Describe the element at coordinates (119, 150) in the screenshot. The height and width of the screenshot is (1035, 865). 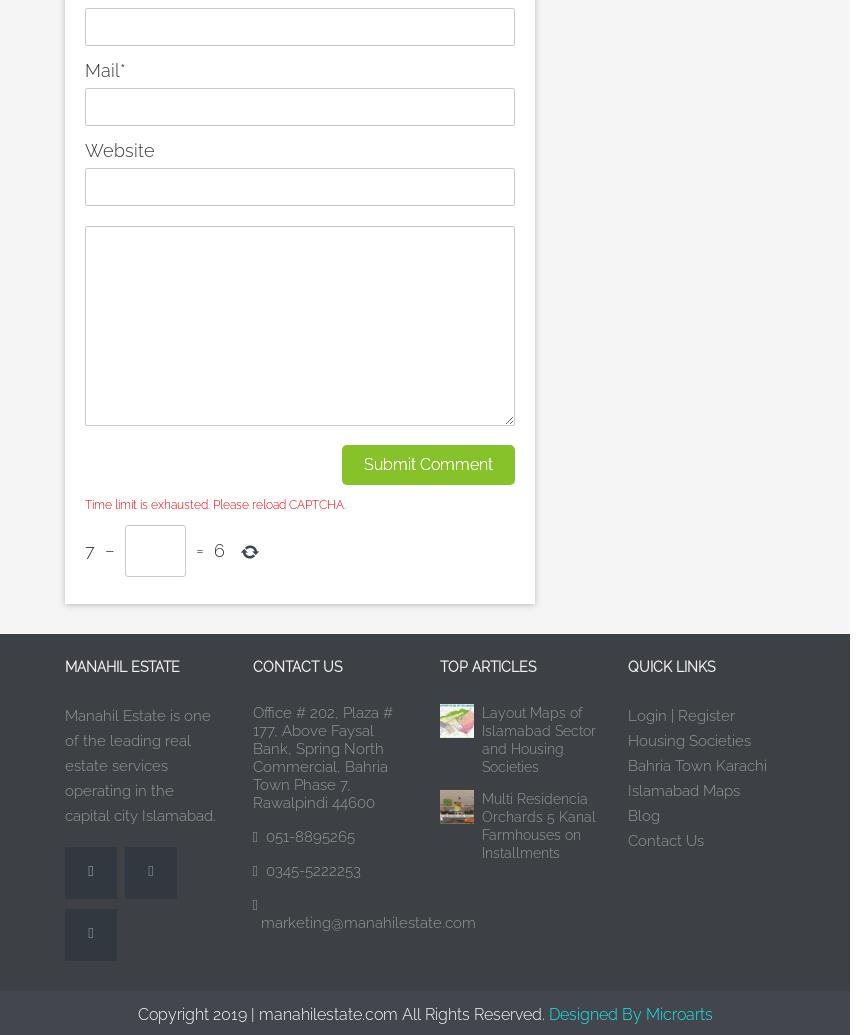
I see `'Website'` at that location.